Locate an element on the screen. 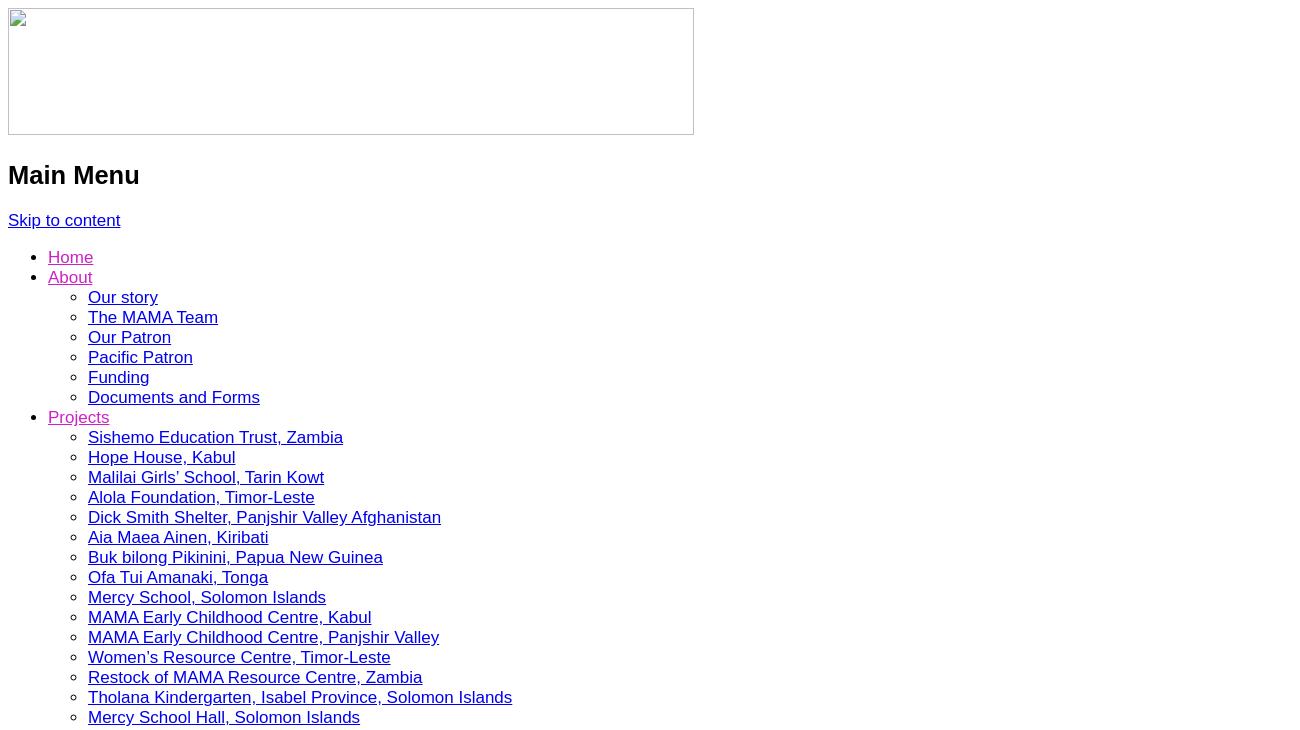 Image resolution: width=1300 pixels, height=730 pixels. 'MAMA Early Childhood Centre, Kabul' is located at coordinates (228, 617).